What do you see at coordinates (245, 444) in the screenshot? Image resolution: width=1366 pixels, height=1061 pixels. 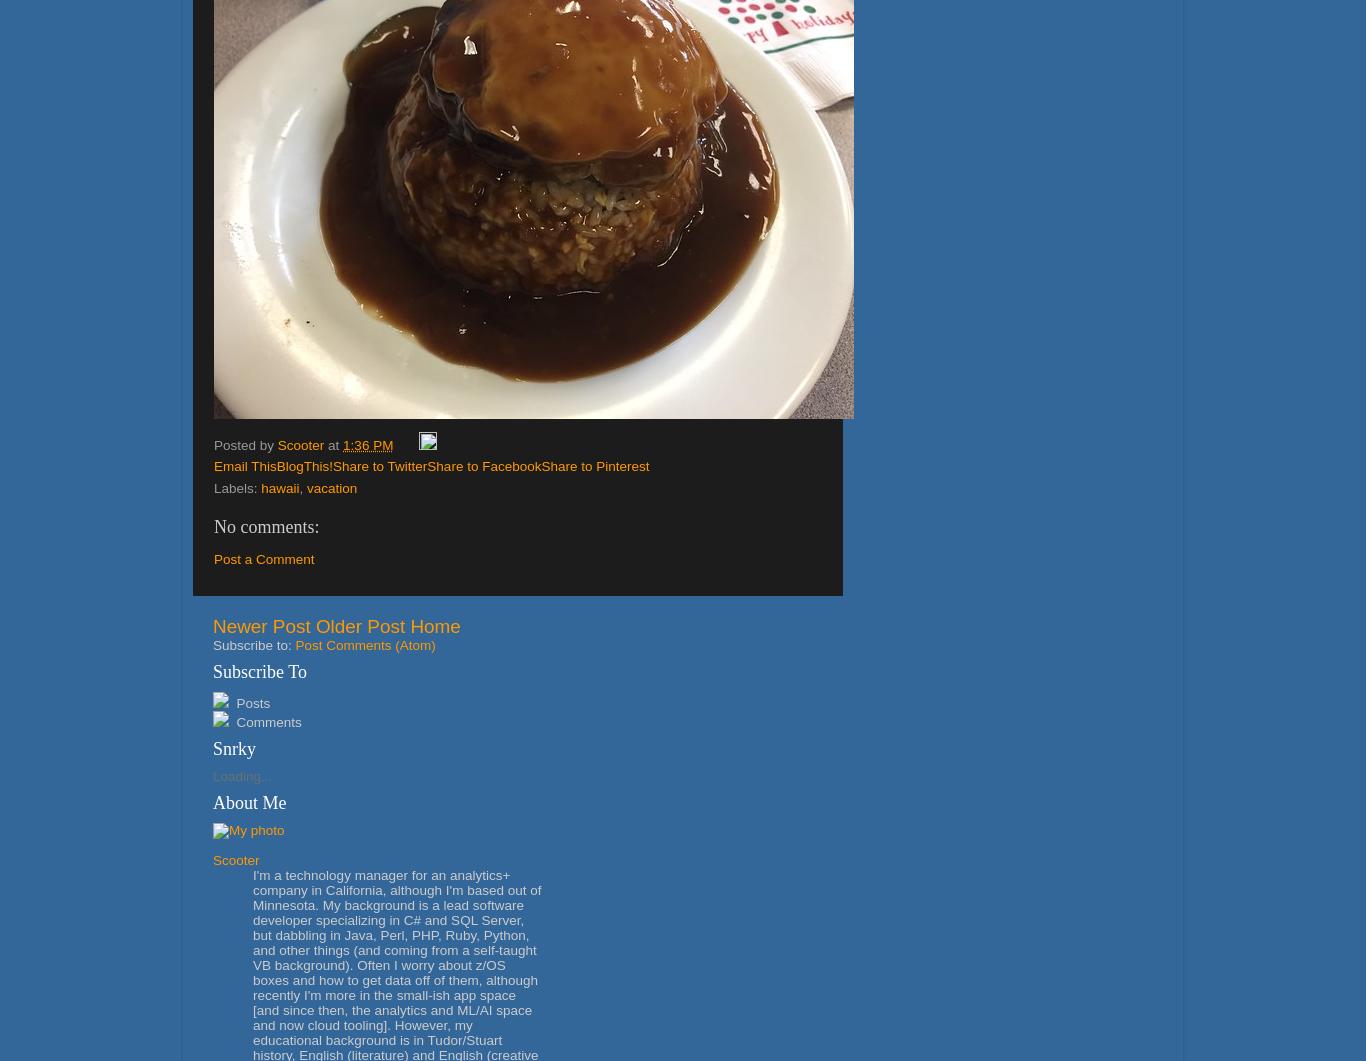 I see `'Posted by'` at bounding box center [245, 444].